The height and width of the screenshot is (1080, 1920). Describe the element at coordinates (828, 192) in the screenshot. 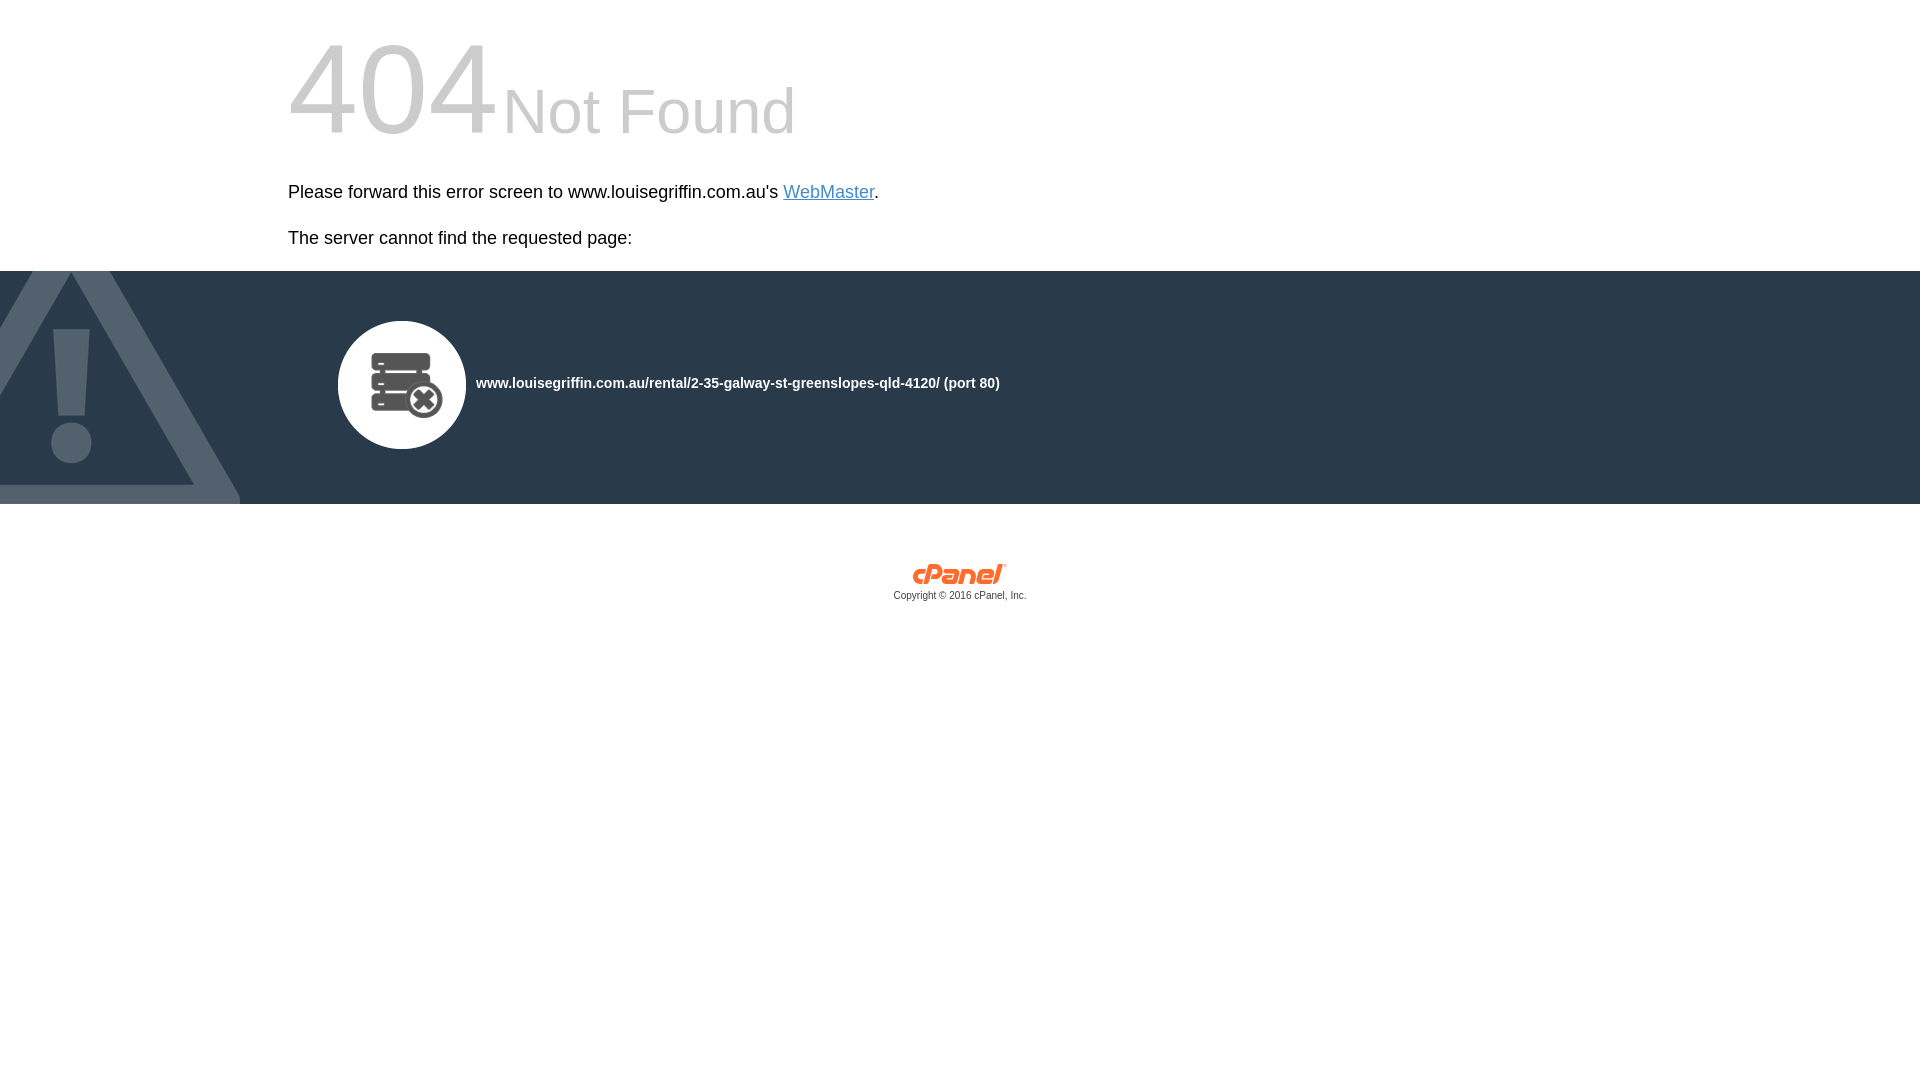

I see `'WebMaster'` at that location.